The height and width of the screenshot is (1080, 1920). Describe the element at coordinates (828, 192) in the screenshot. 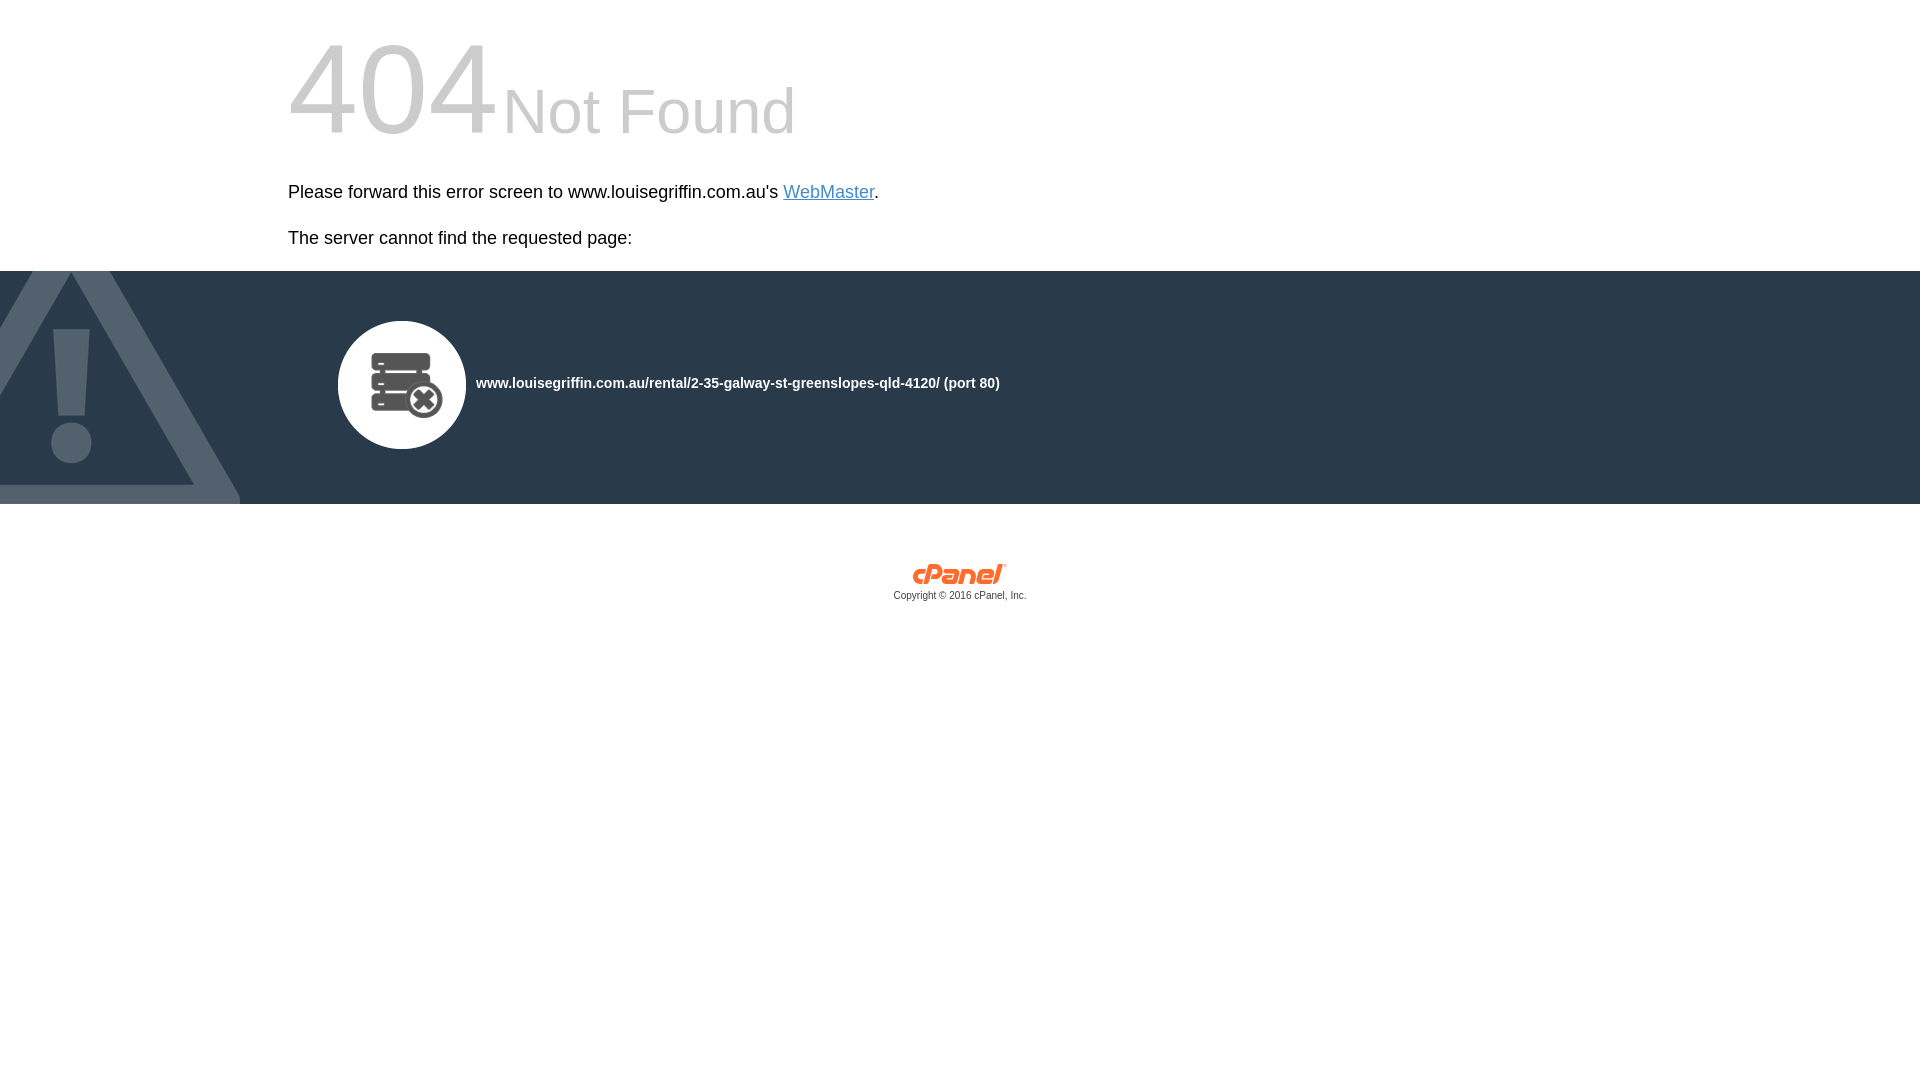

I see `'WebMaster'` at that location.